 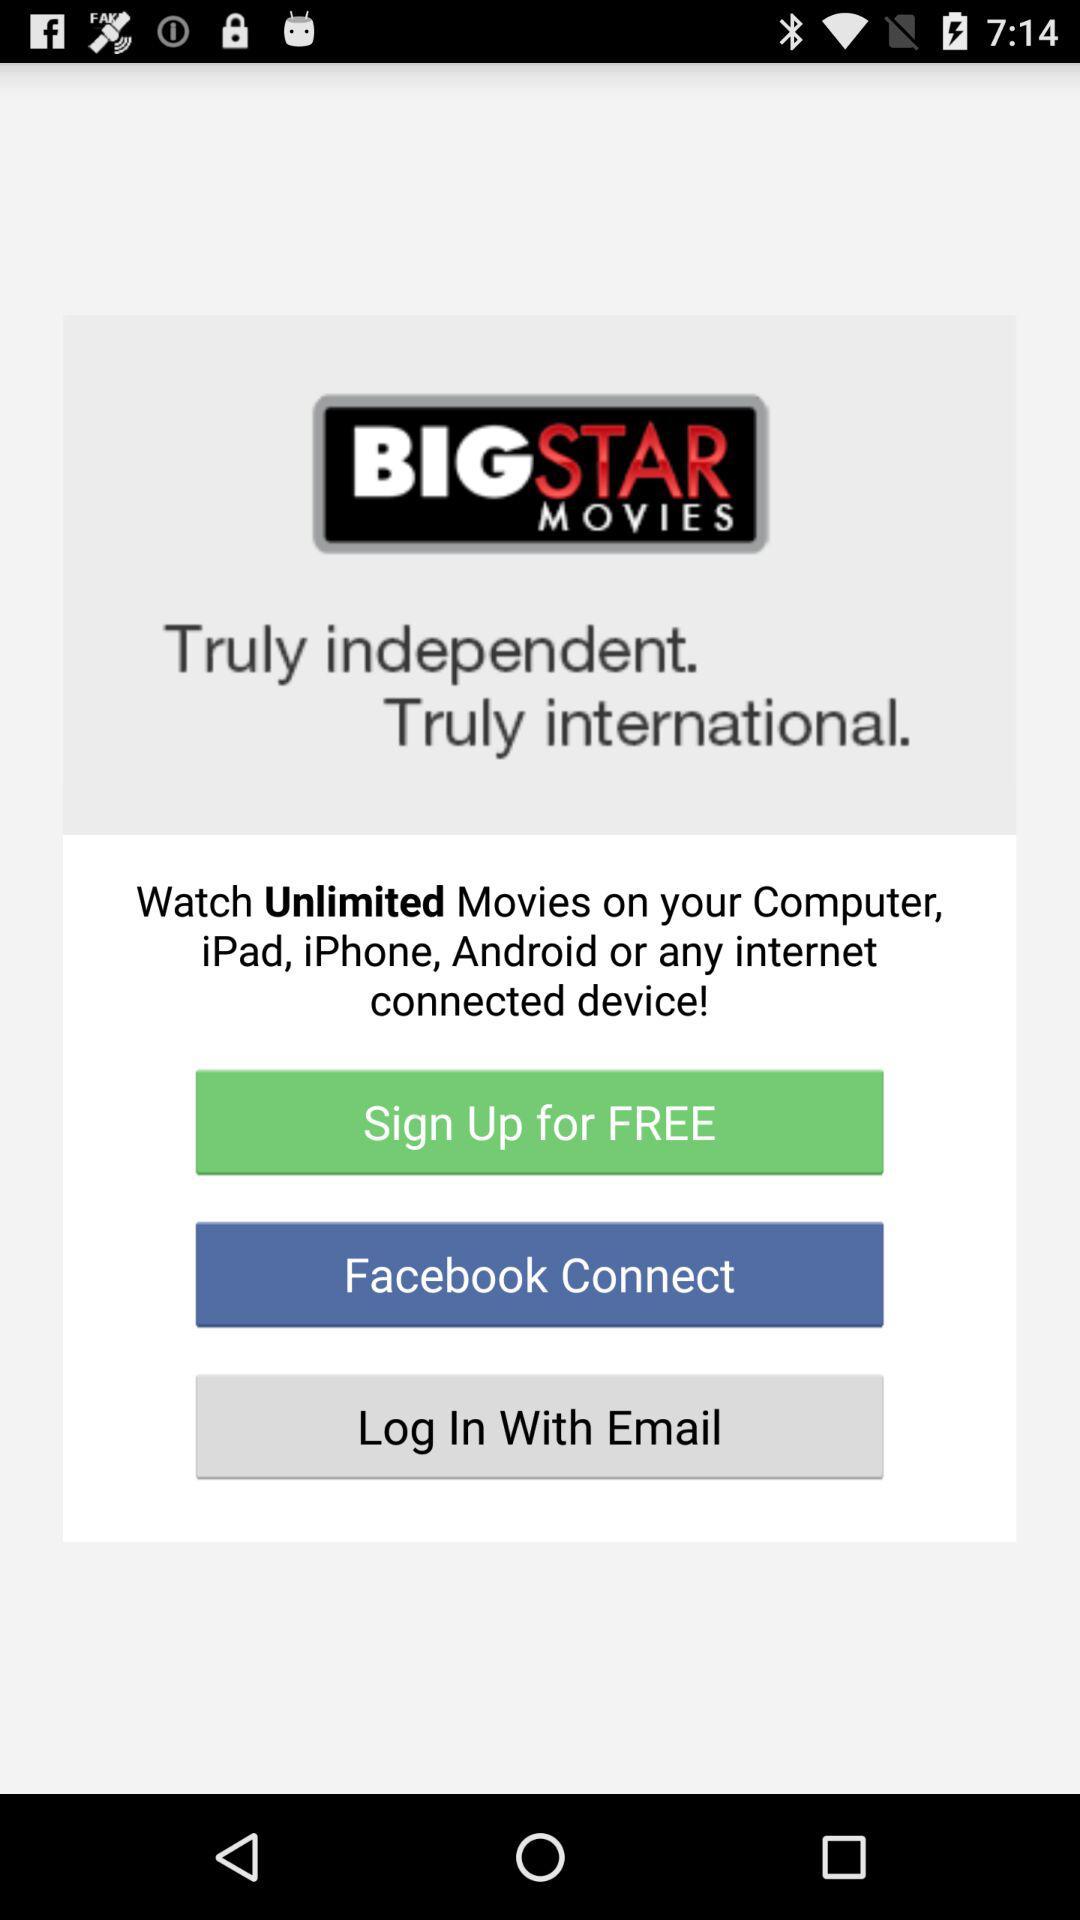 I want to click on the item above the facebook connect, so click(x=538, y=1122).